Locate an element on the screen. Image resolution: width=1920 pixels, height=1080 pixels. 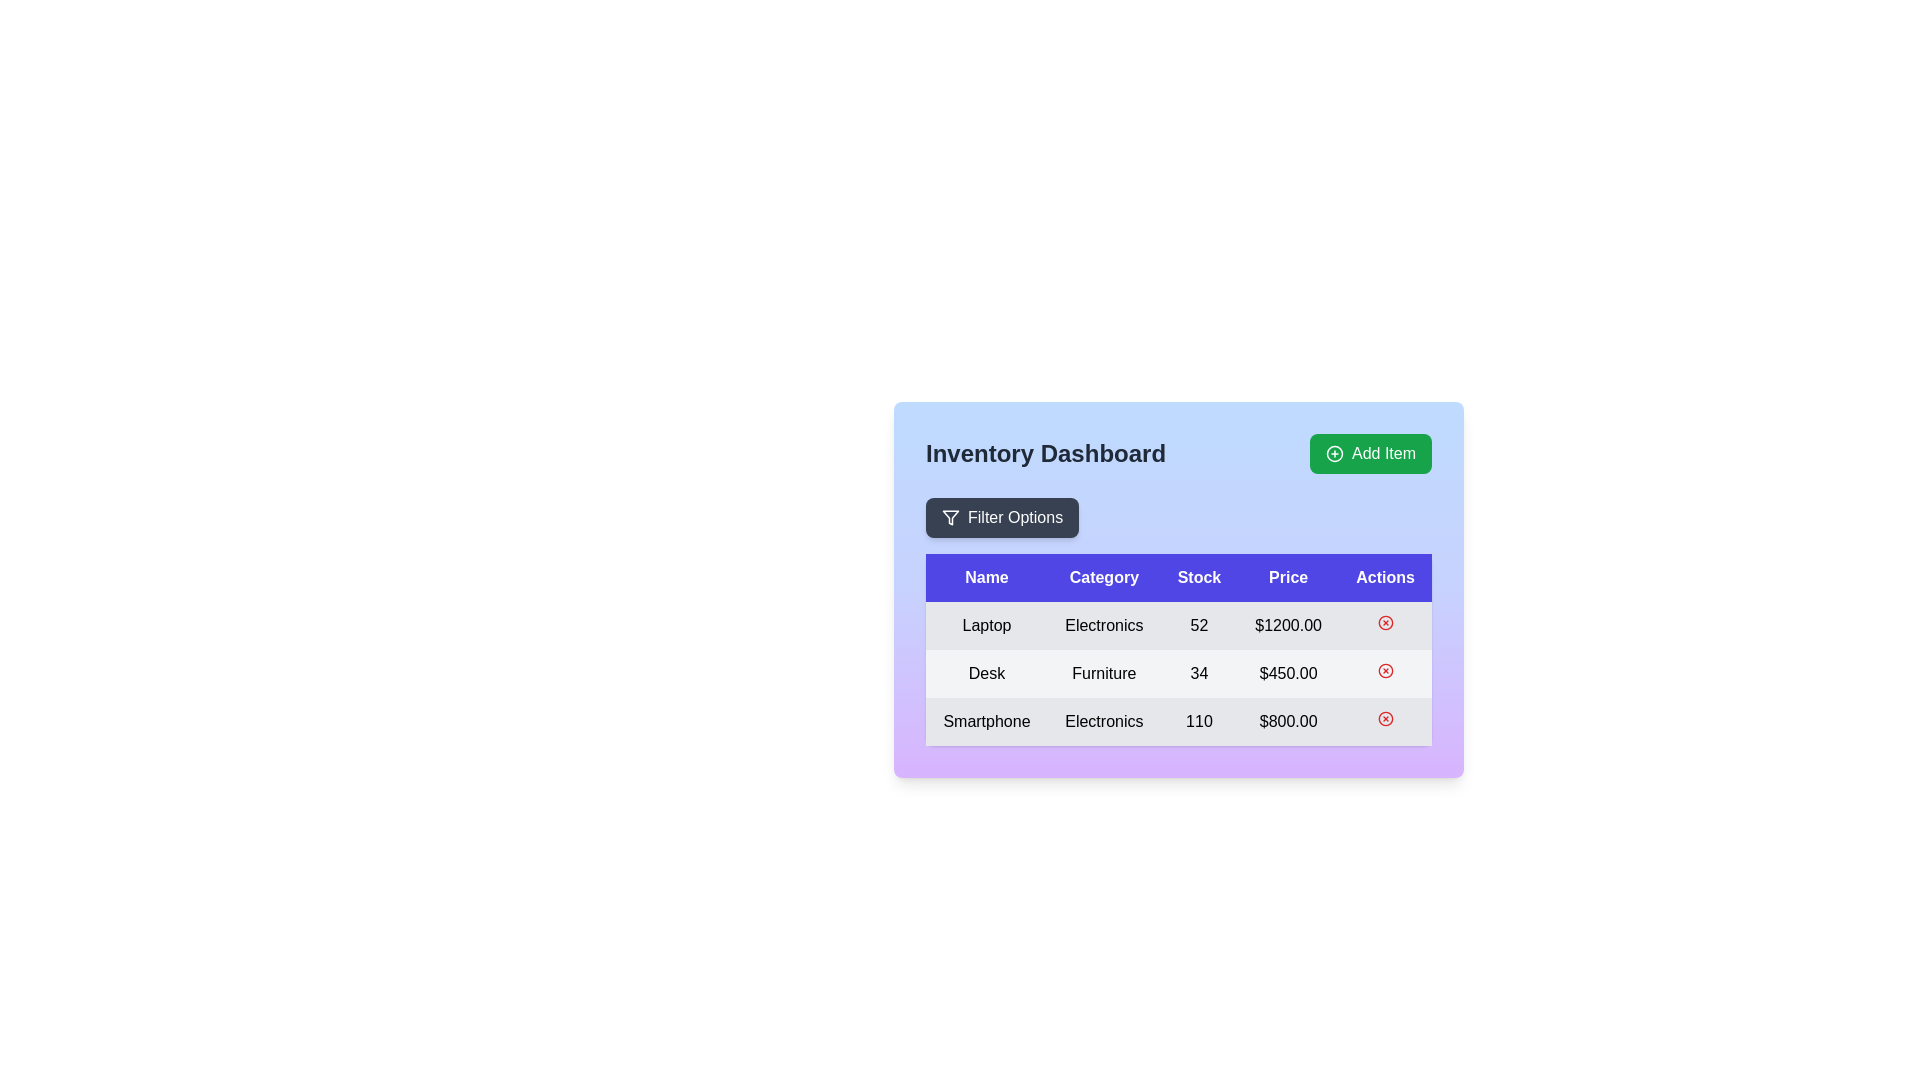
the price Text Label located in the fourth column of the first row of the table, under the 'Price' header, which is a non-interactive display element is located at coordinates (1288, 624).